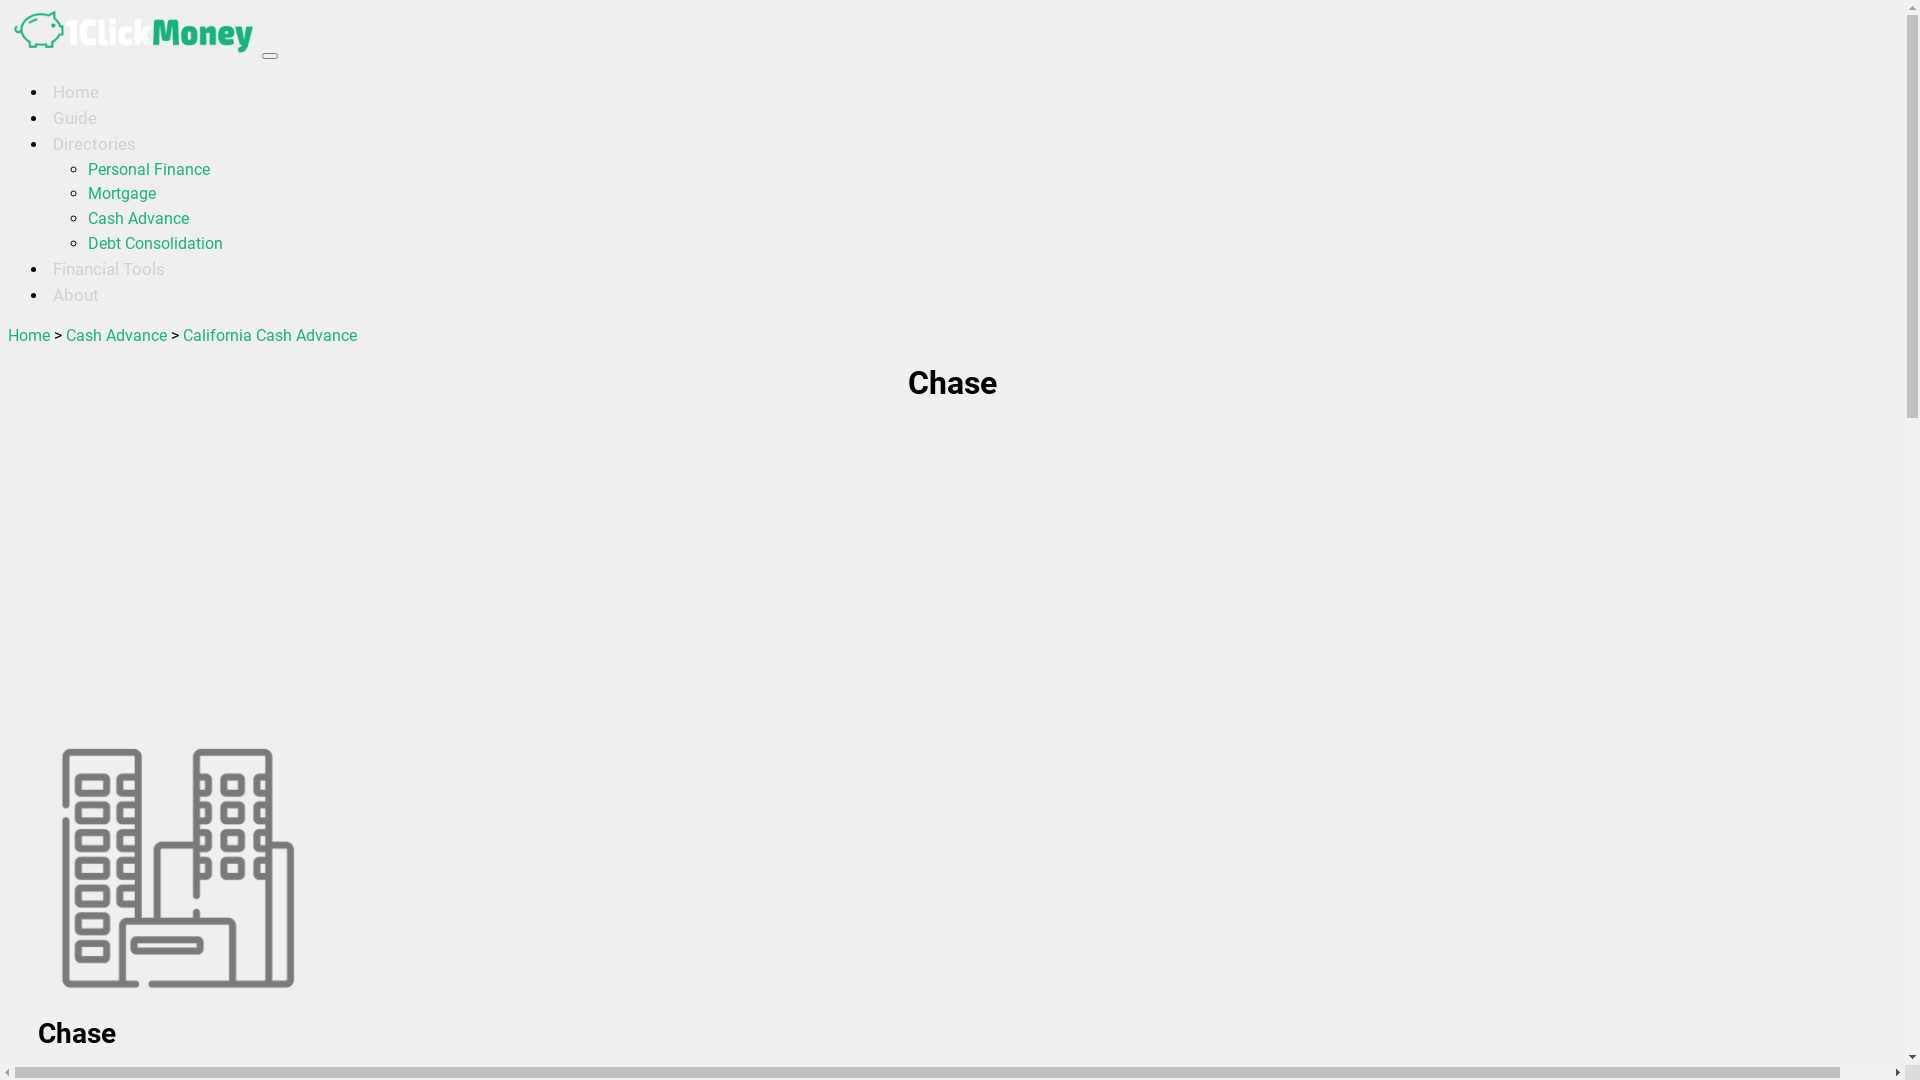 This screenshot has height=1080, width=1920. What do you see at coordinates (76, 293) in the screenshot?
I see `'About'` at bounding box center [76, 293].